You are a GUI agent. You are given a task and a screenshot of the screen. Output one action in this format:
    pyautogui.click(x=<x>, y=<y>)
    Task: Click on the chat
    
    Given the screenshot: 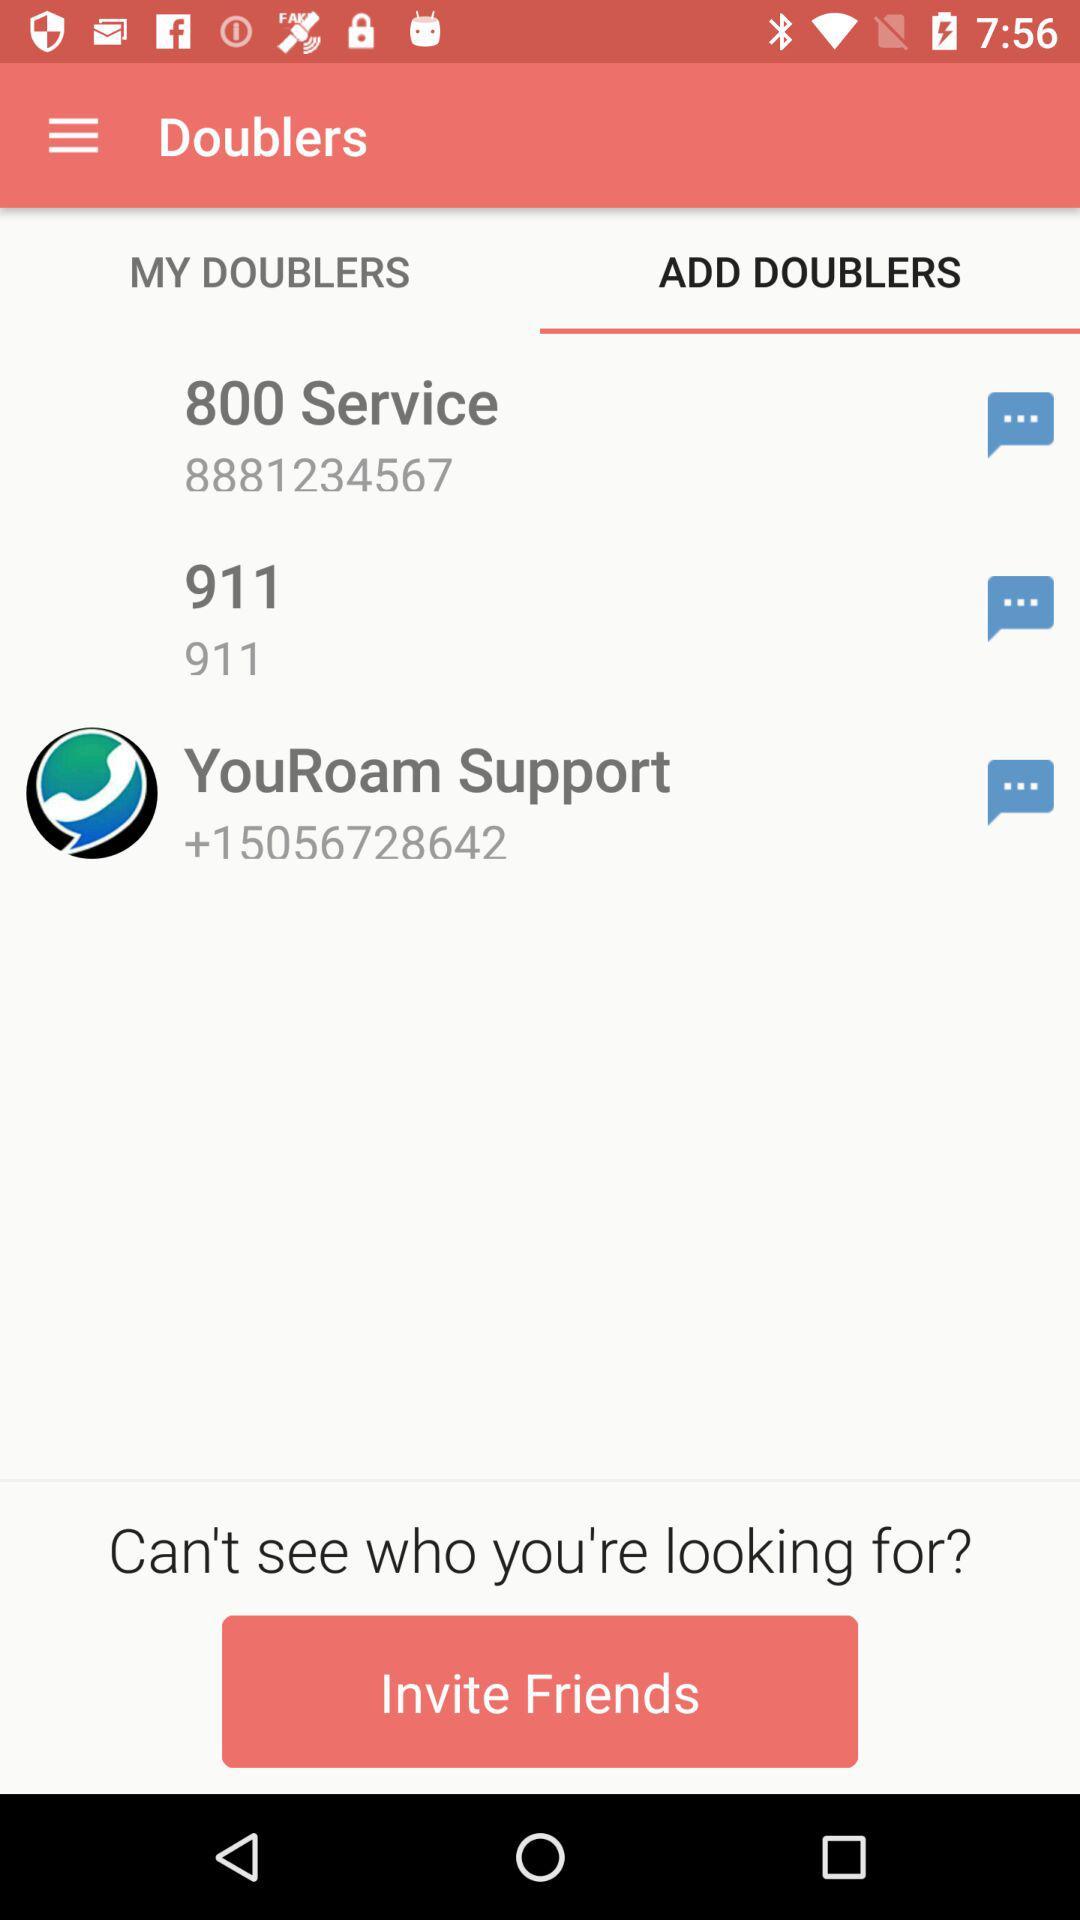 What is the action you would take?
    pyautogui.click(x=1020, y=791)
    